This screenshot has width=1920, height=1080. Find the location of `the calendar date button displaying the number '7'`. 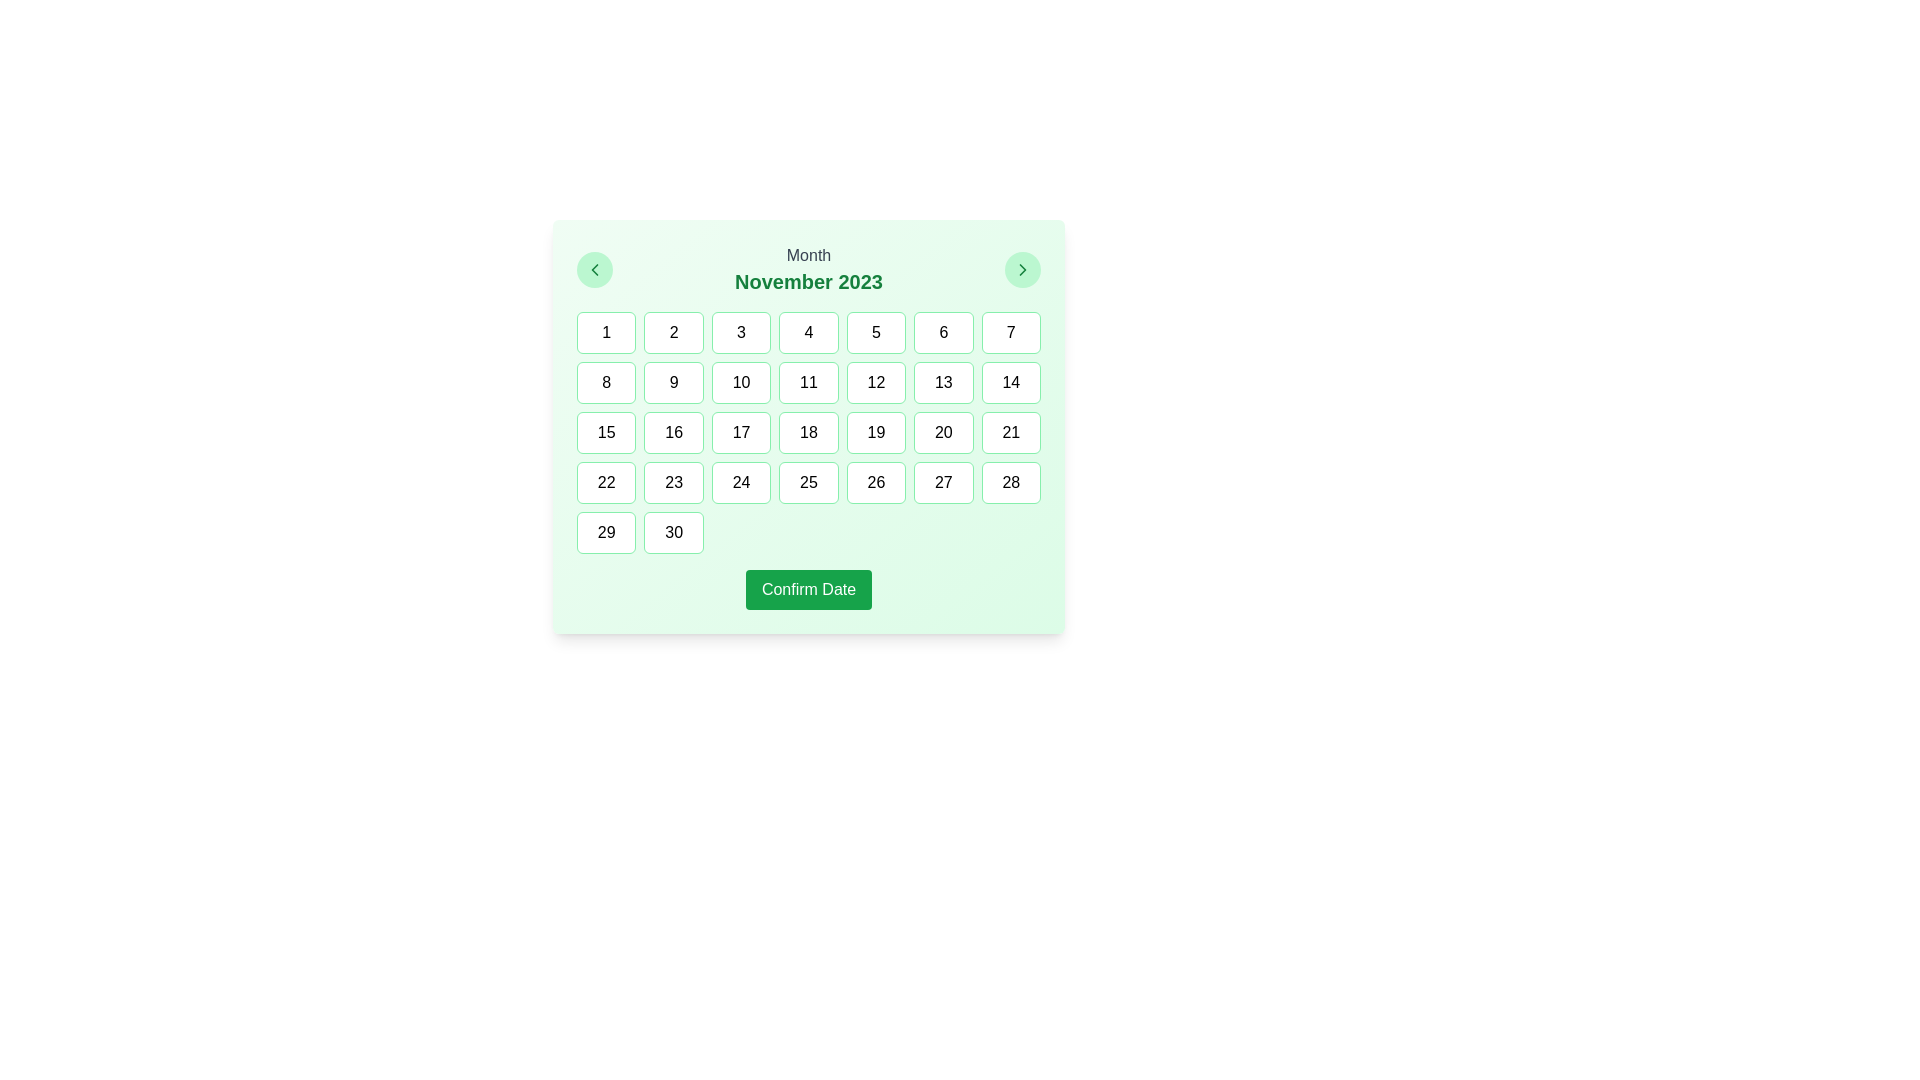

the calendar date button displaying the number '7' is located at coordinates (1011, 331).